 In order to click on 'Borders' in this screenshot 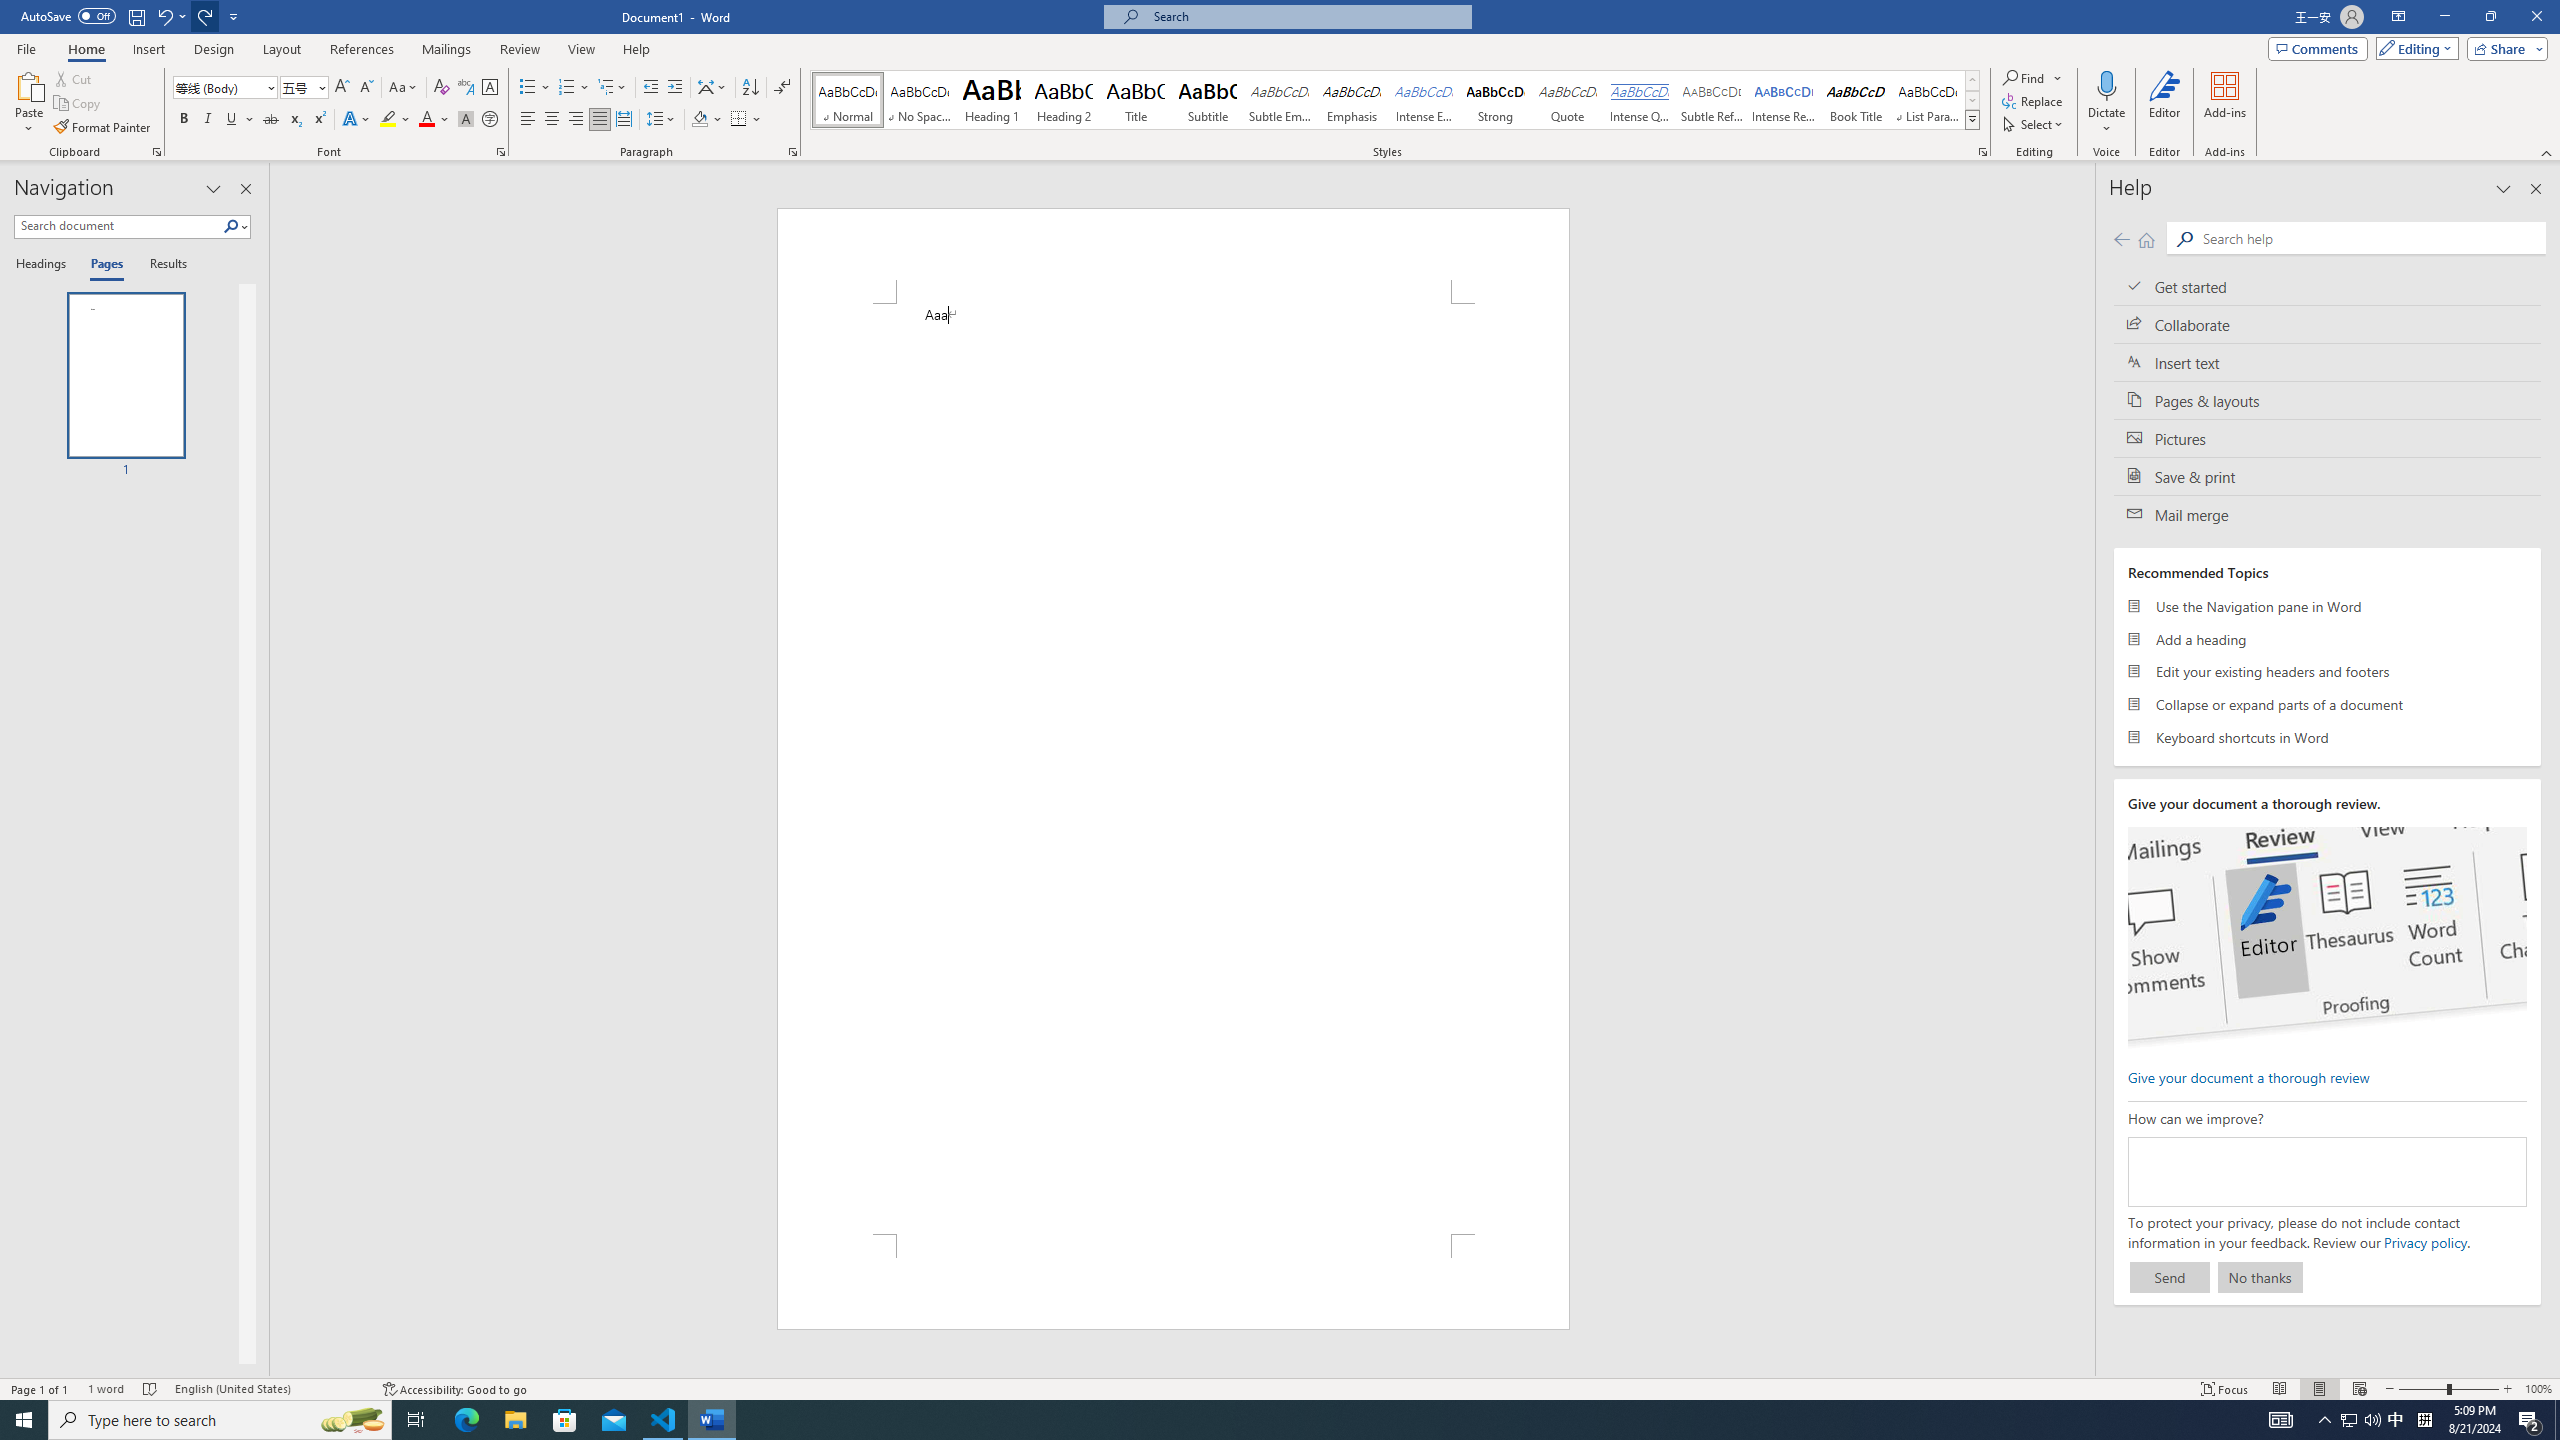, I will do `click(737, 118)`.